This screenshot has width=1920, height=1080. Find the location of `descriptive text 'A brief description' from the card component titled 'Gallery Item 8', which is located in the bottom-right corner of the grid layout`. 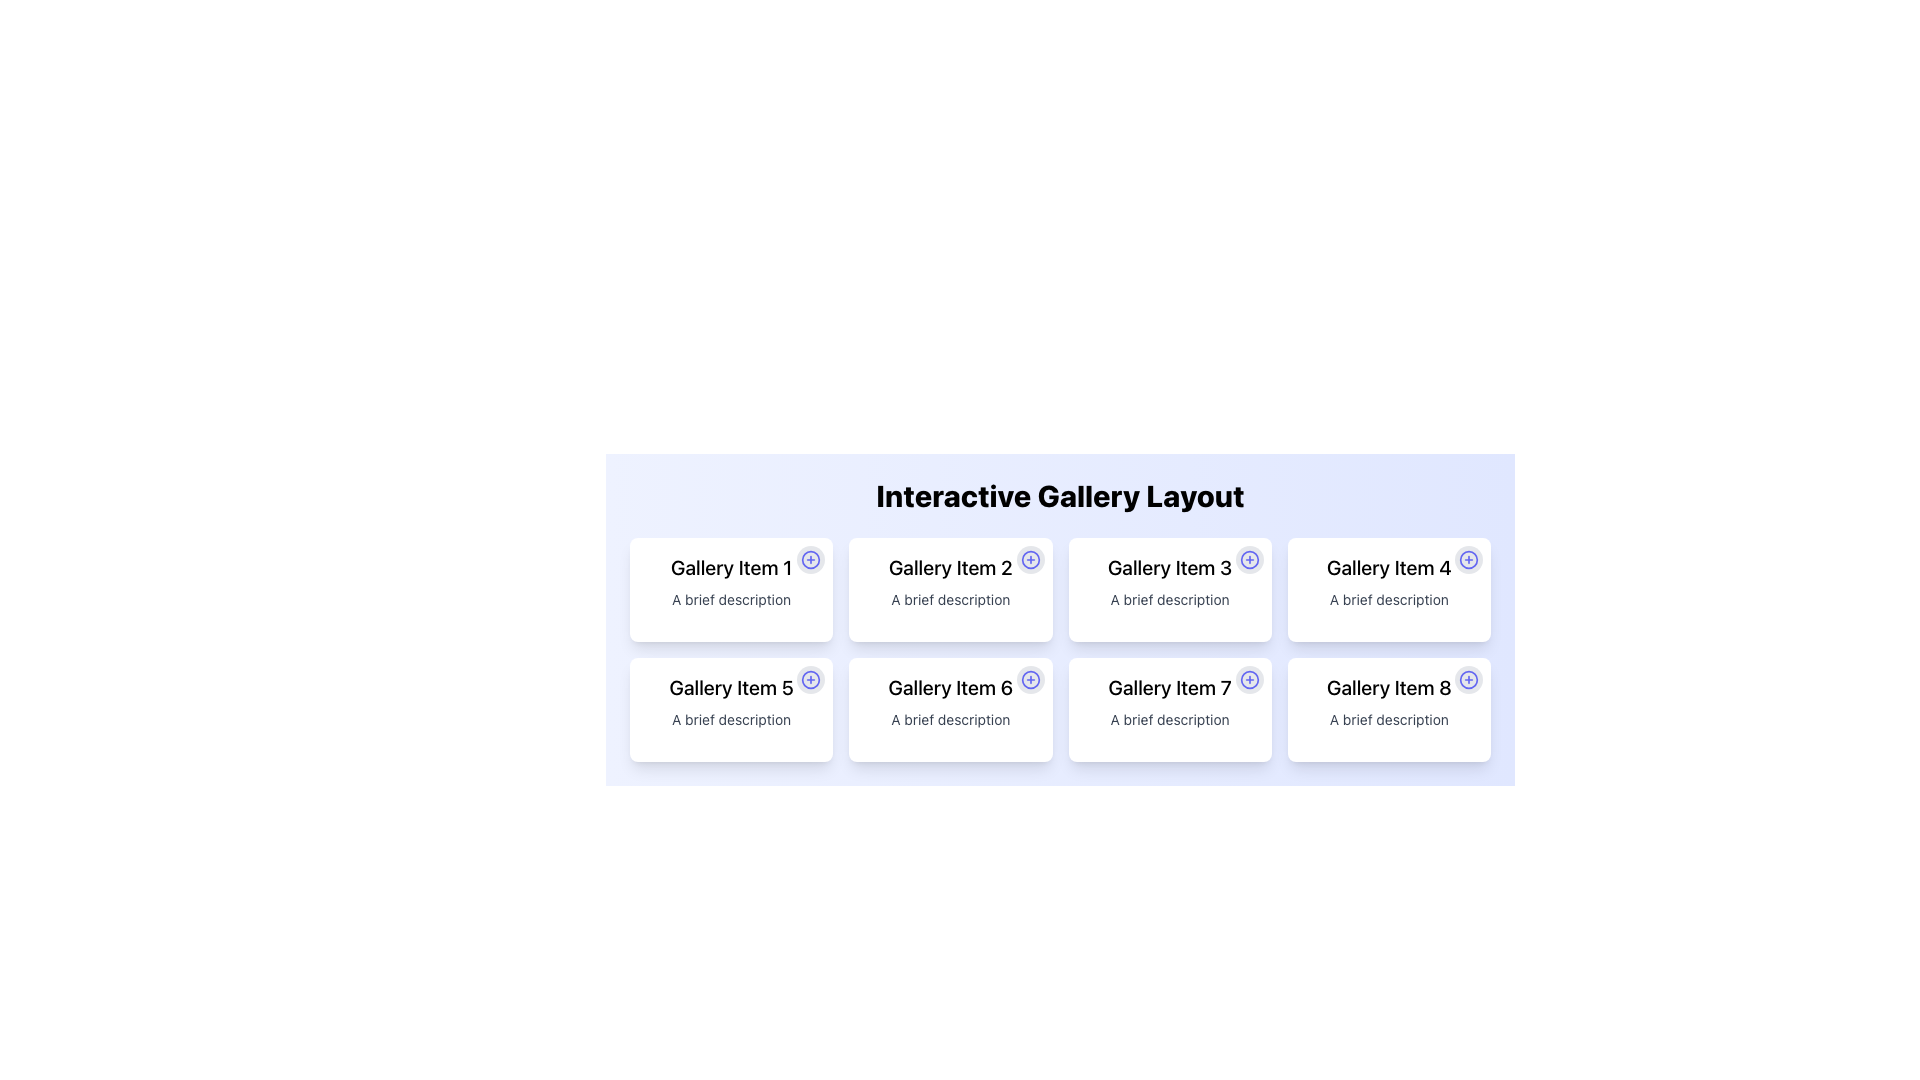

descriptive text 'A brief description' from the card component titled 'Gallery Item 8', which is located in the bottom-right corner of the grid layout is located at coordinates (1388, 708).